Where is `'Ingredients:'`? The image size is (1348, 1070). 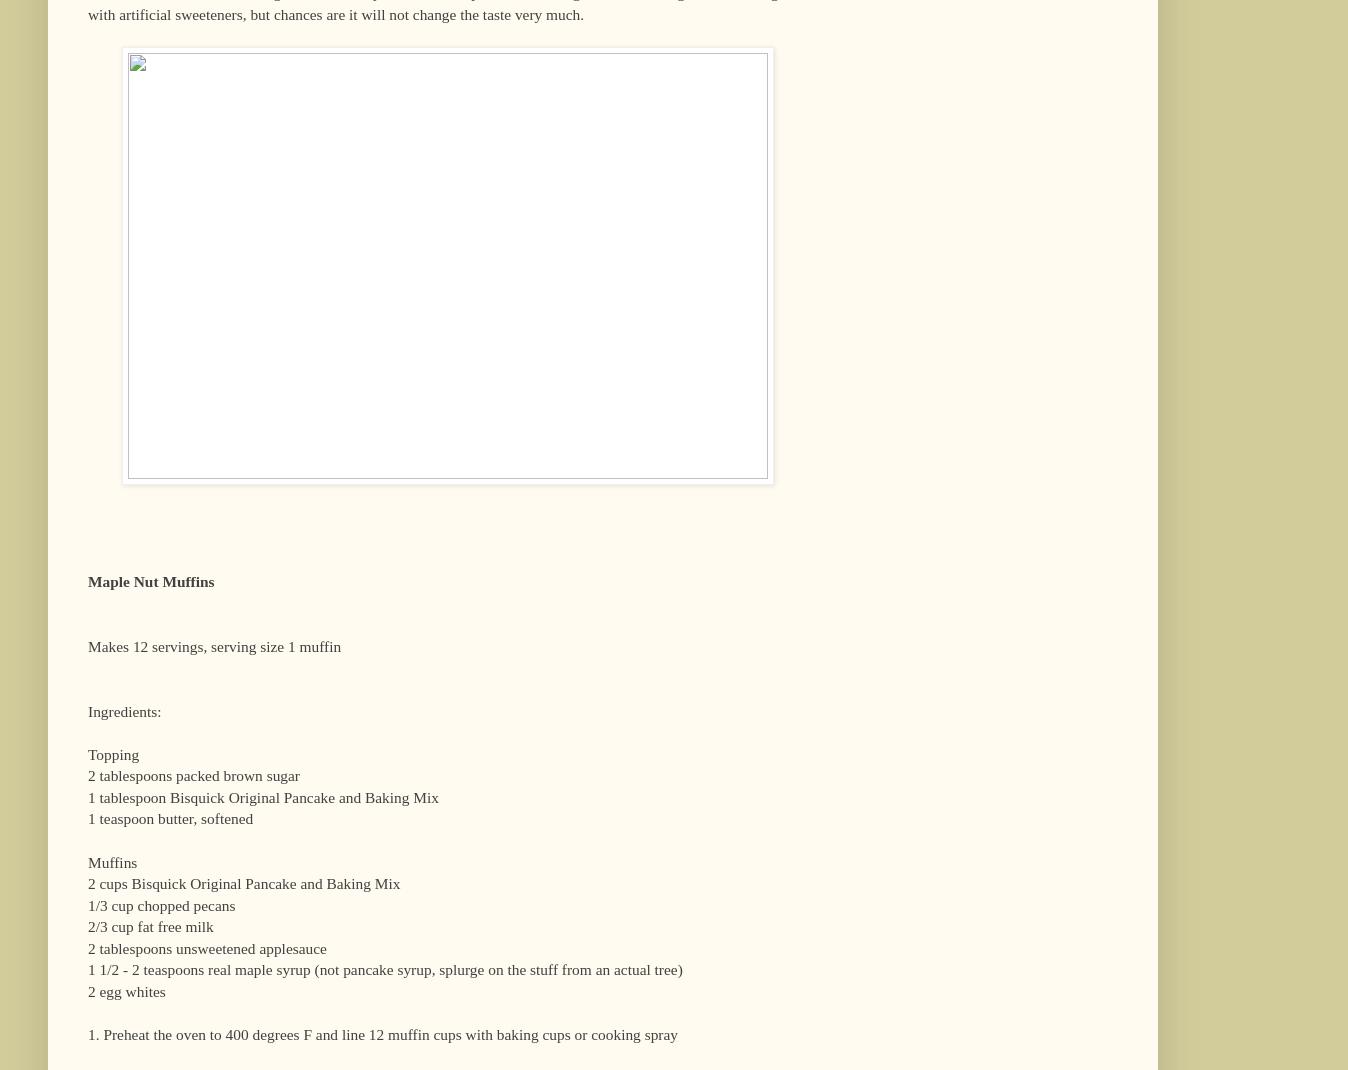
'Ingredients:' is located at coordinates (123, 710).